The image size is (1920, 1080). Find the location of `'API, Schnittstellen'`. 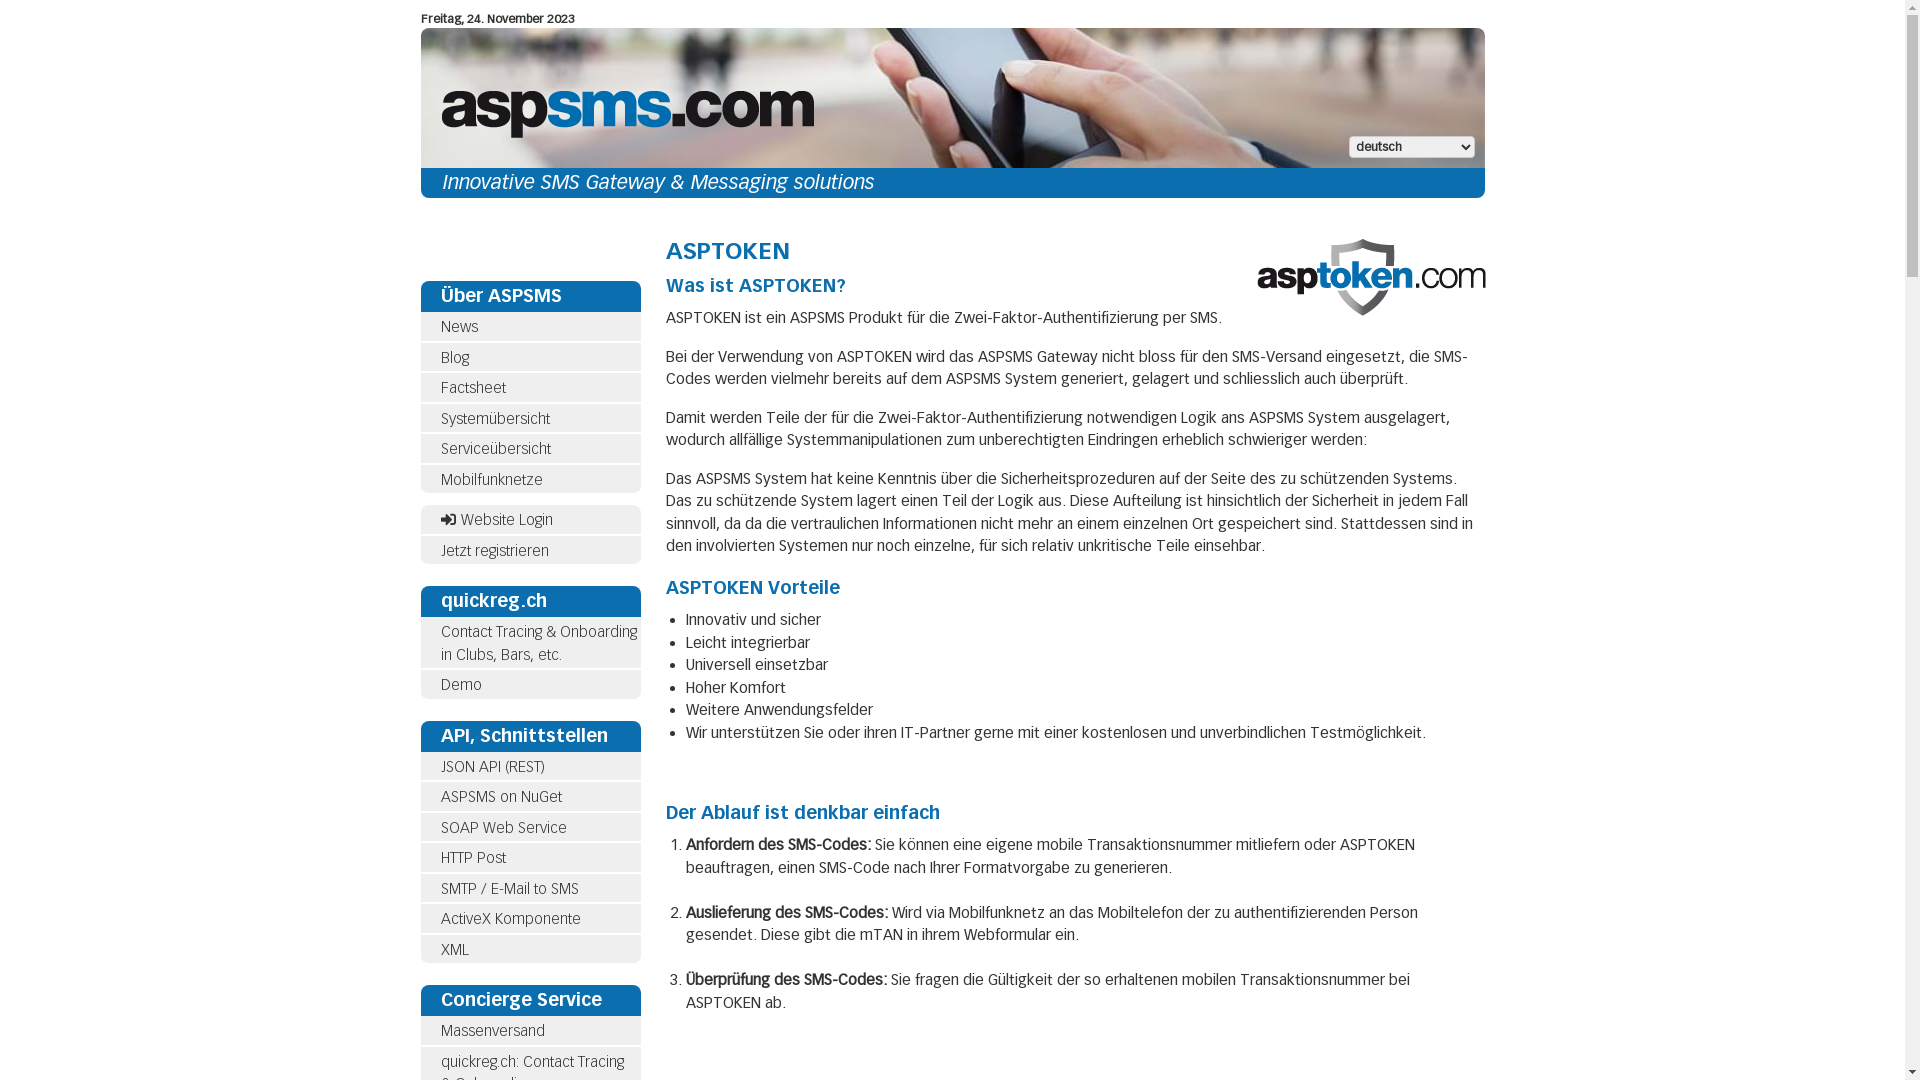

'API, Schnittstellen' is located at coordinates (529, 735).